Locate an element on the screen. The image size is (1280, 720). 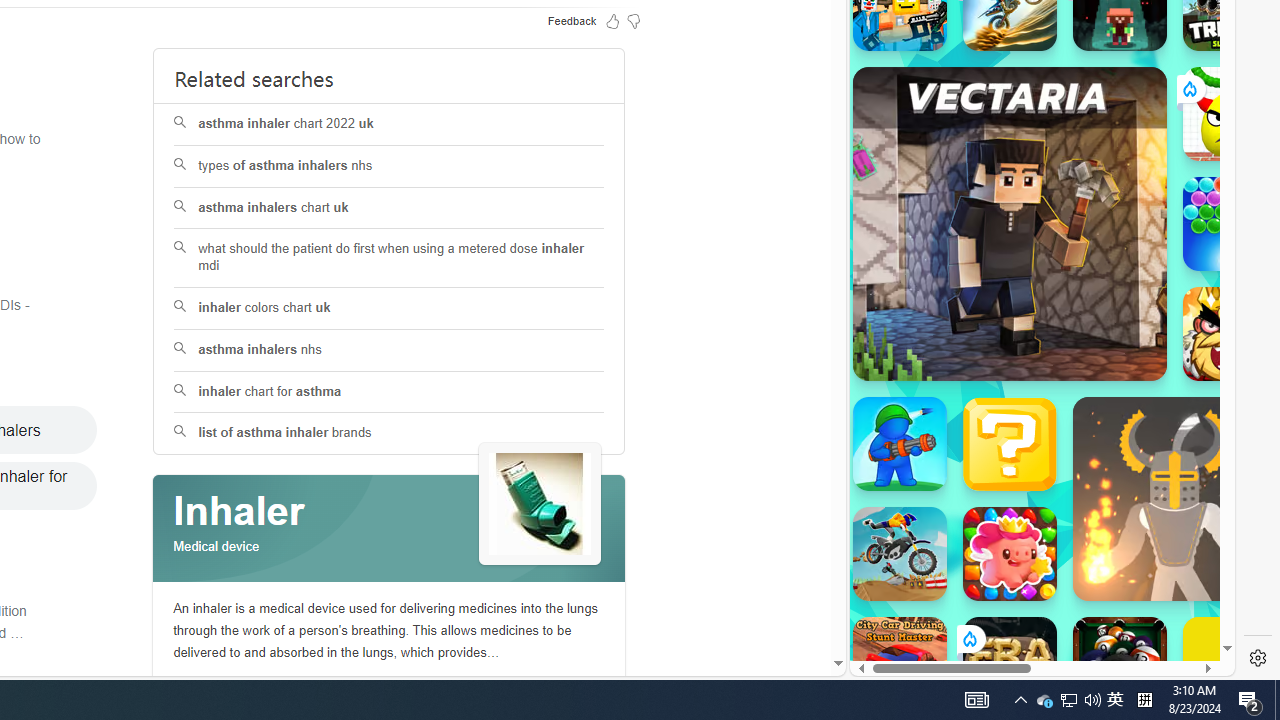
'types of asthma inhalers nhs' is located at coordinates (389, 165).